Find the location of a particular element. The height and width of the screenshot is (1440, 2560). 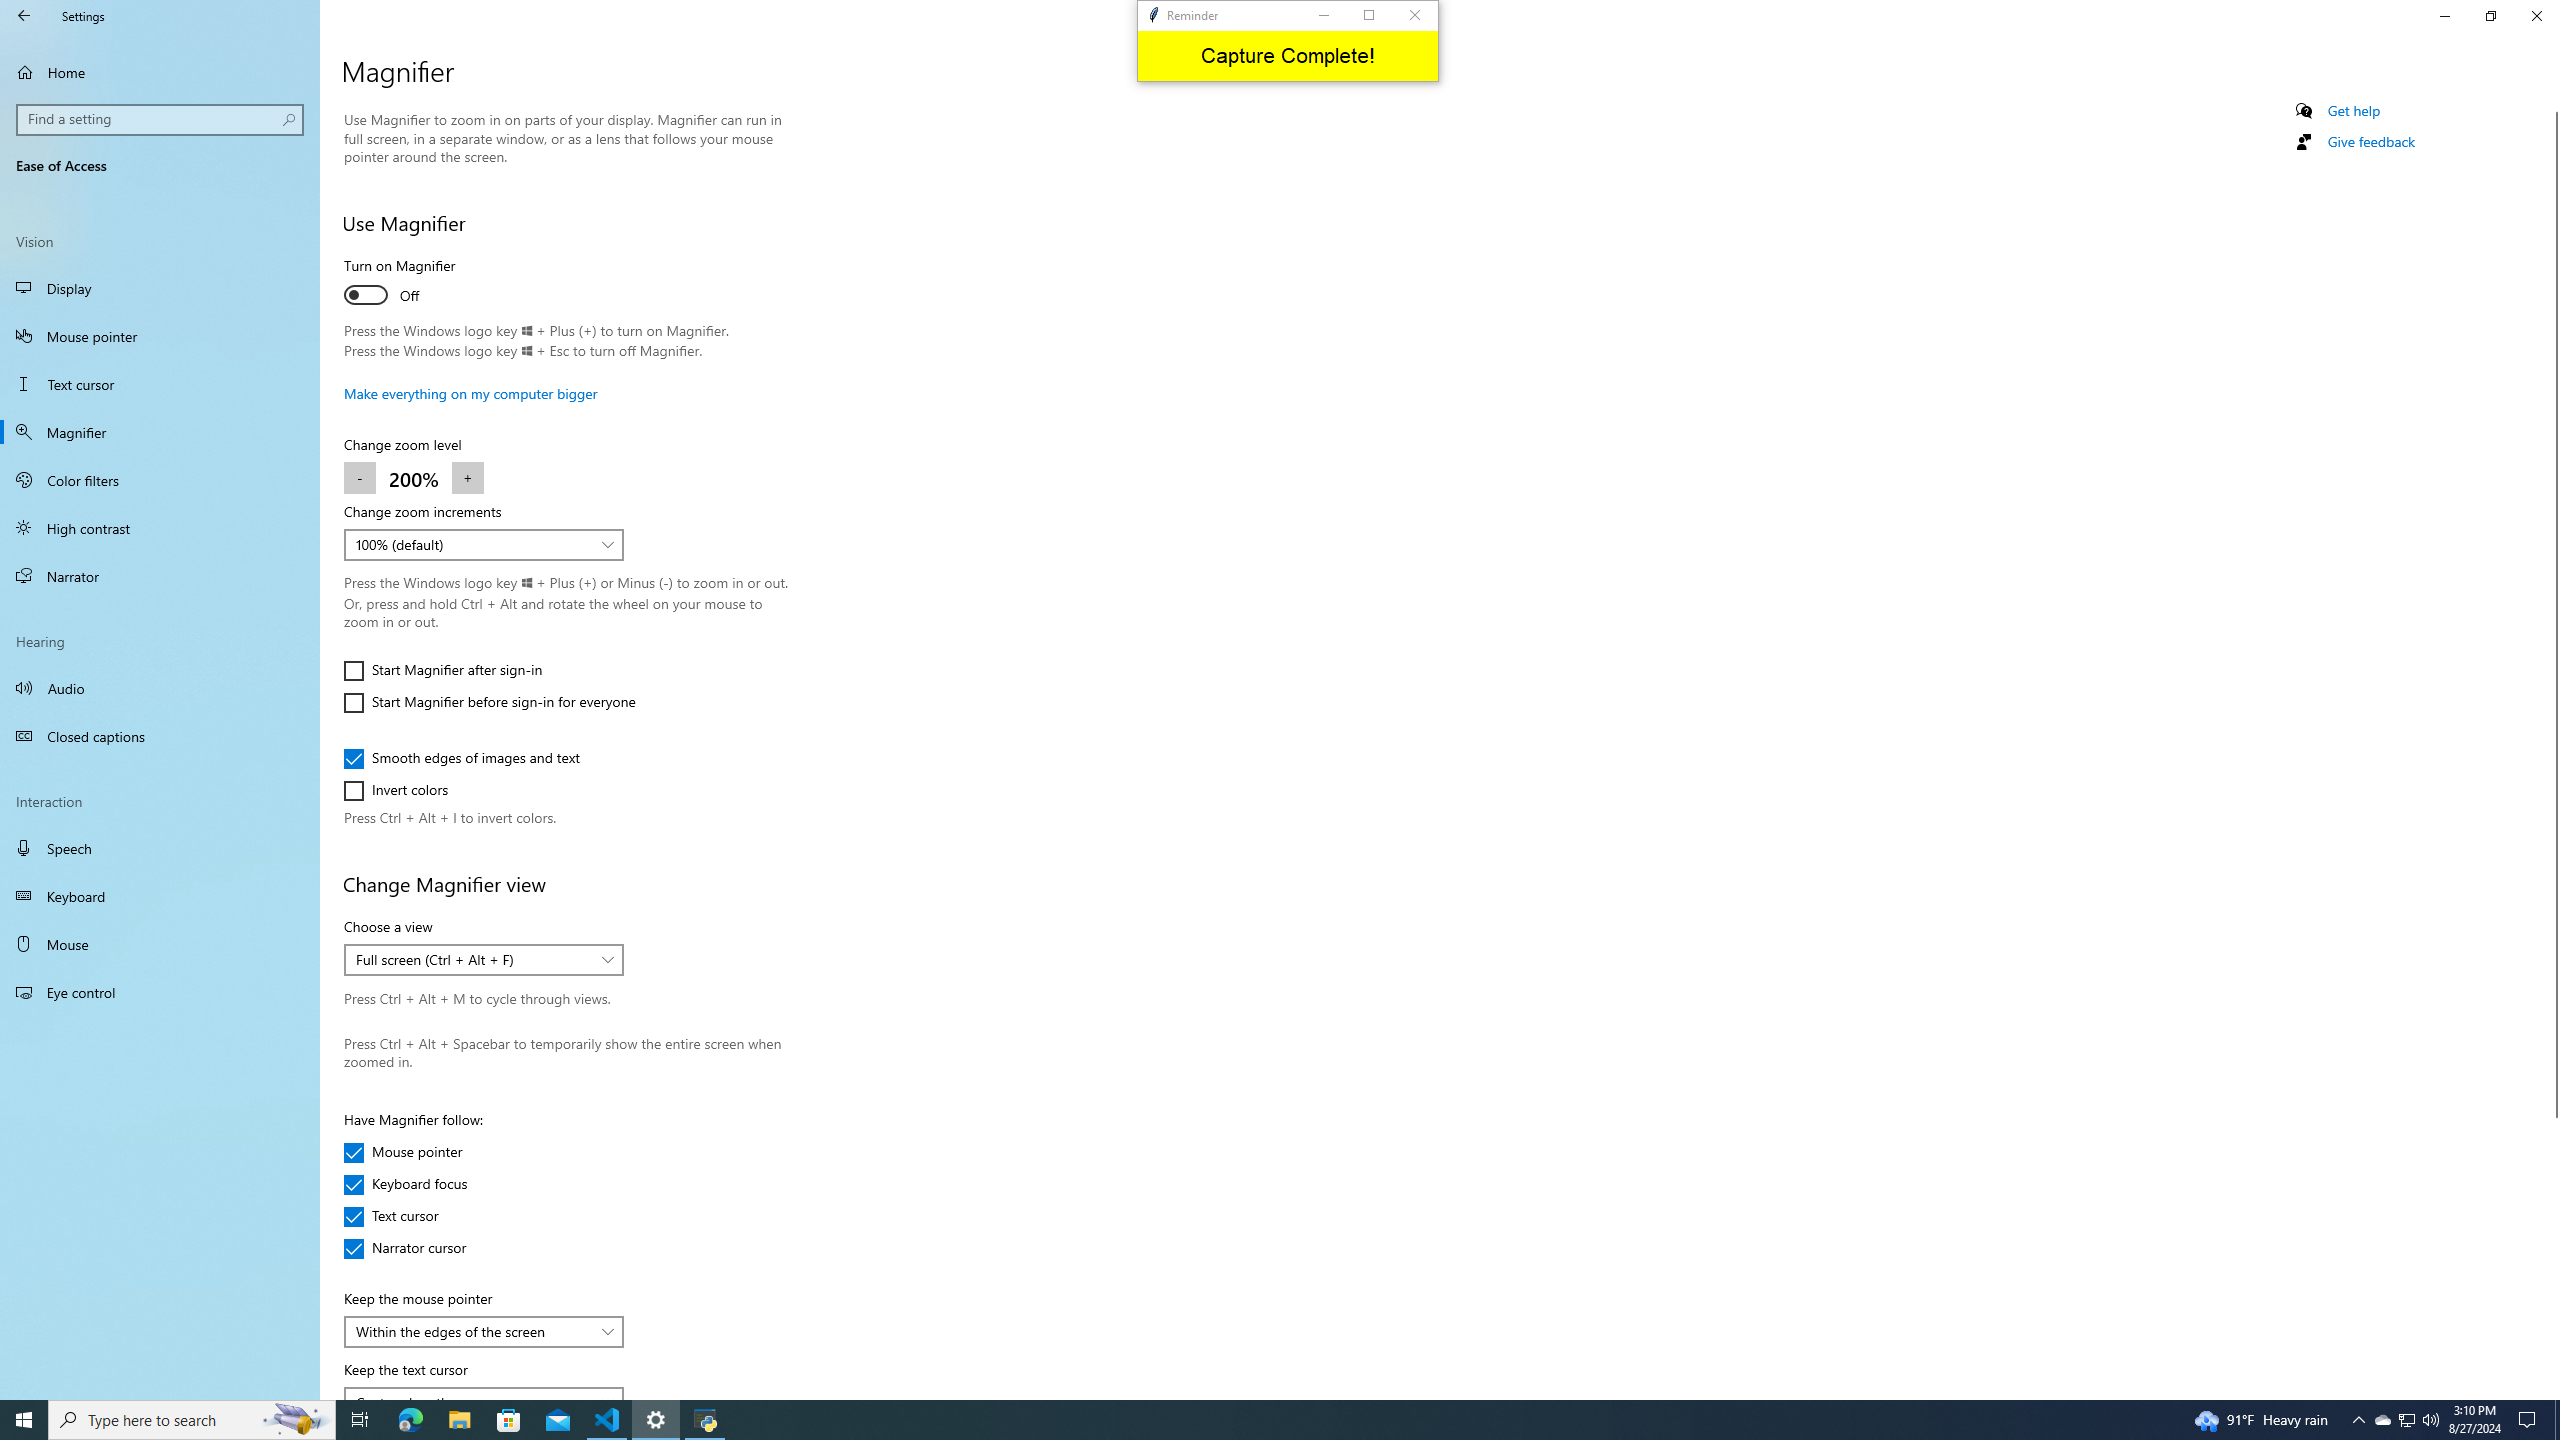

'Vertical Small Increase' is located at coordinates (2551, 1390).